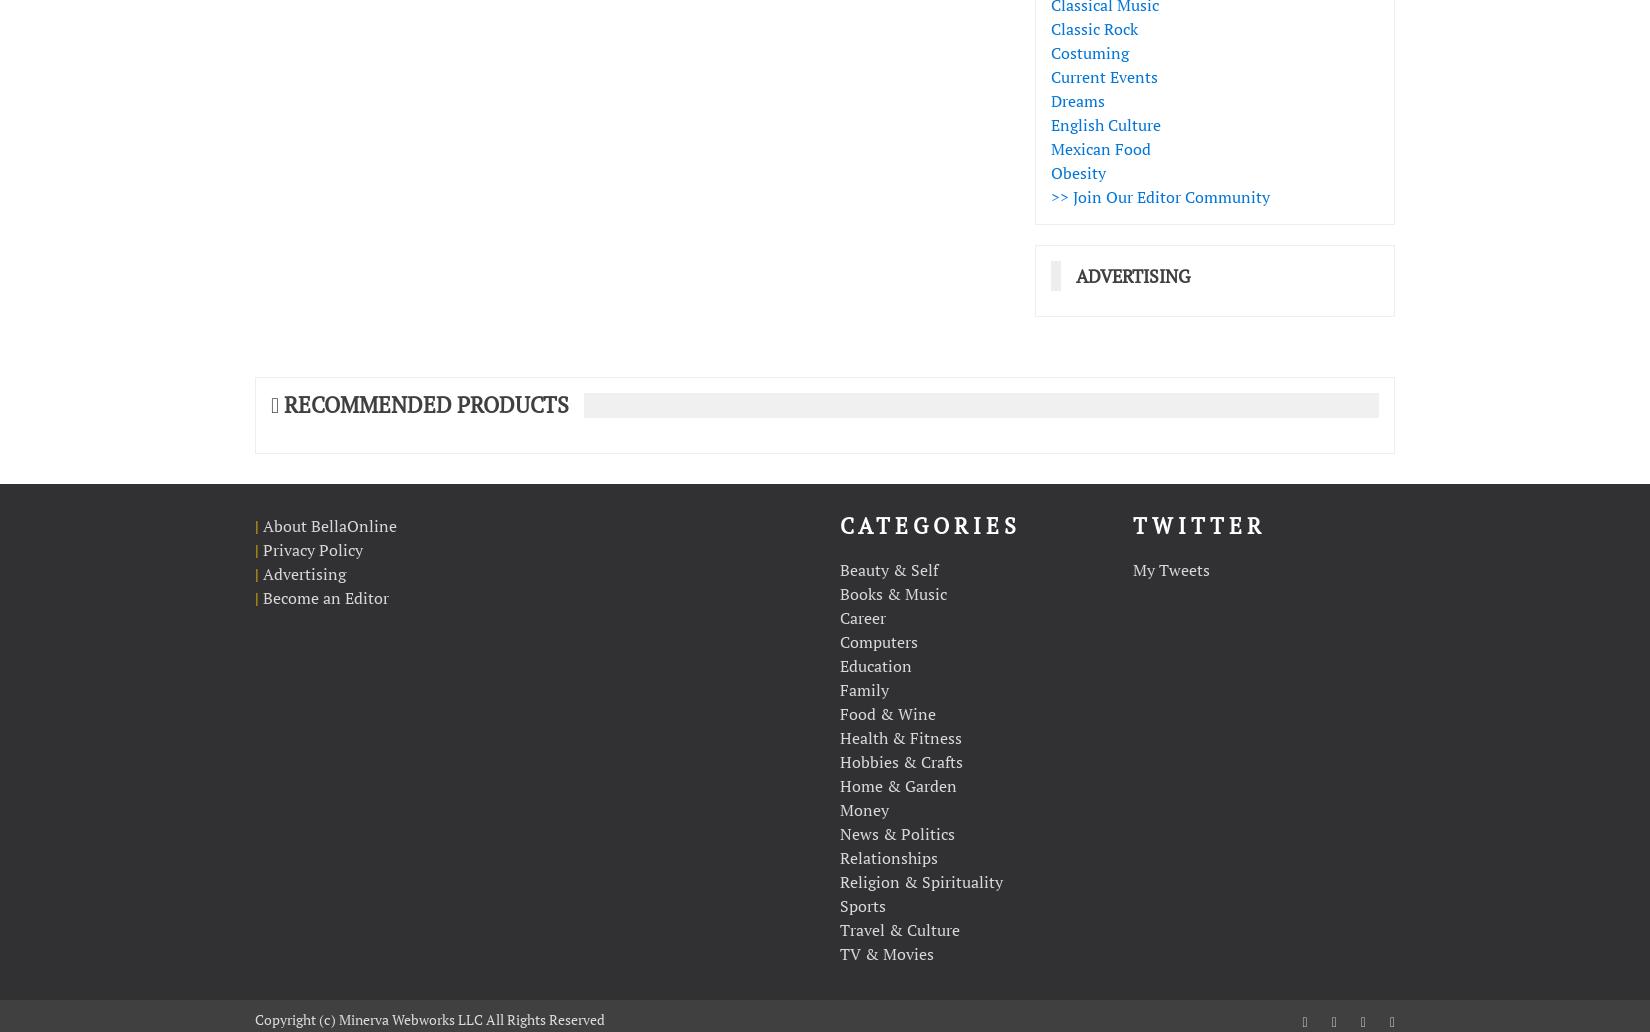 The width and height of the screenshot is (1650, 1032). Describe the element at coordinates (901, 735) in the screenshot. I see `'Health & Fitness'` at that location.